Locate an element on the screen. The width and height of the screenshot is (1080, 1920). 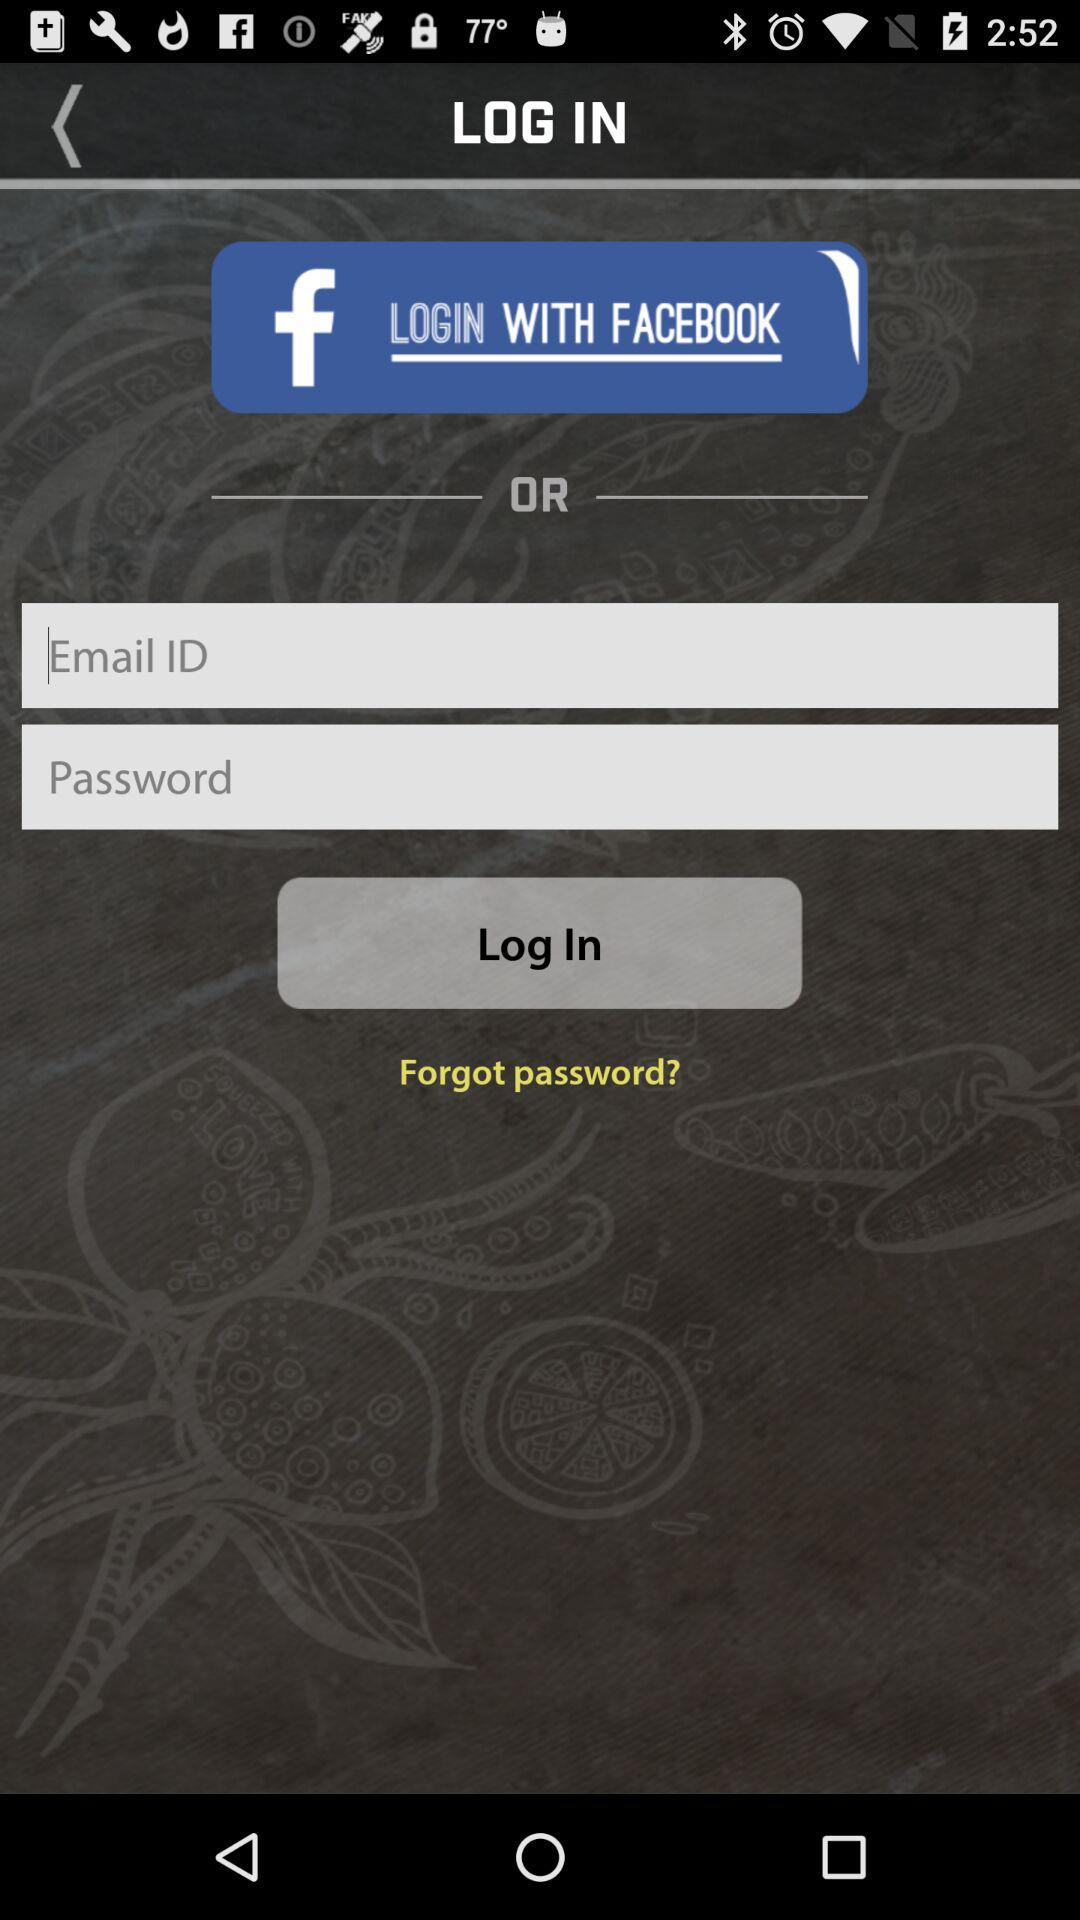
email id is located at coordinates (540, 655).